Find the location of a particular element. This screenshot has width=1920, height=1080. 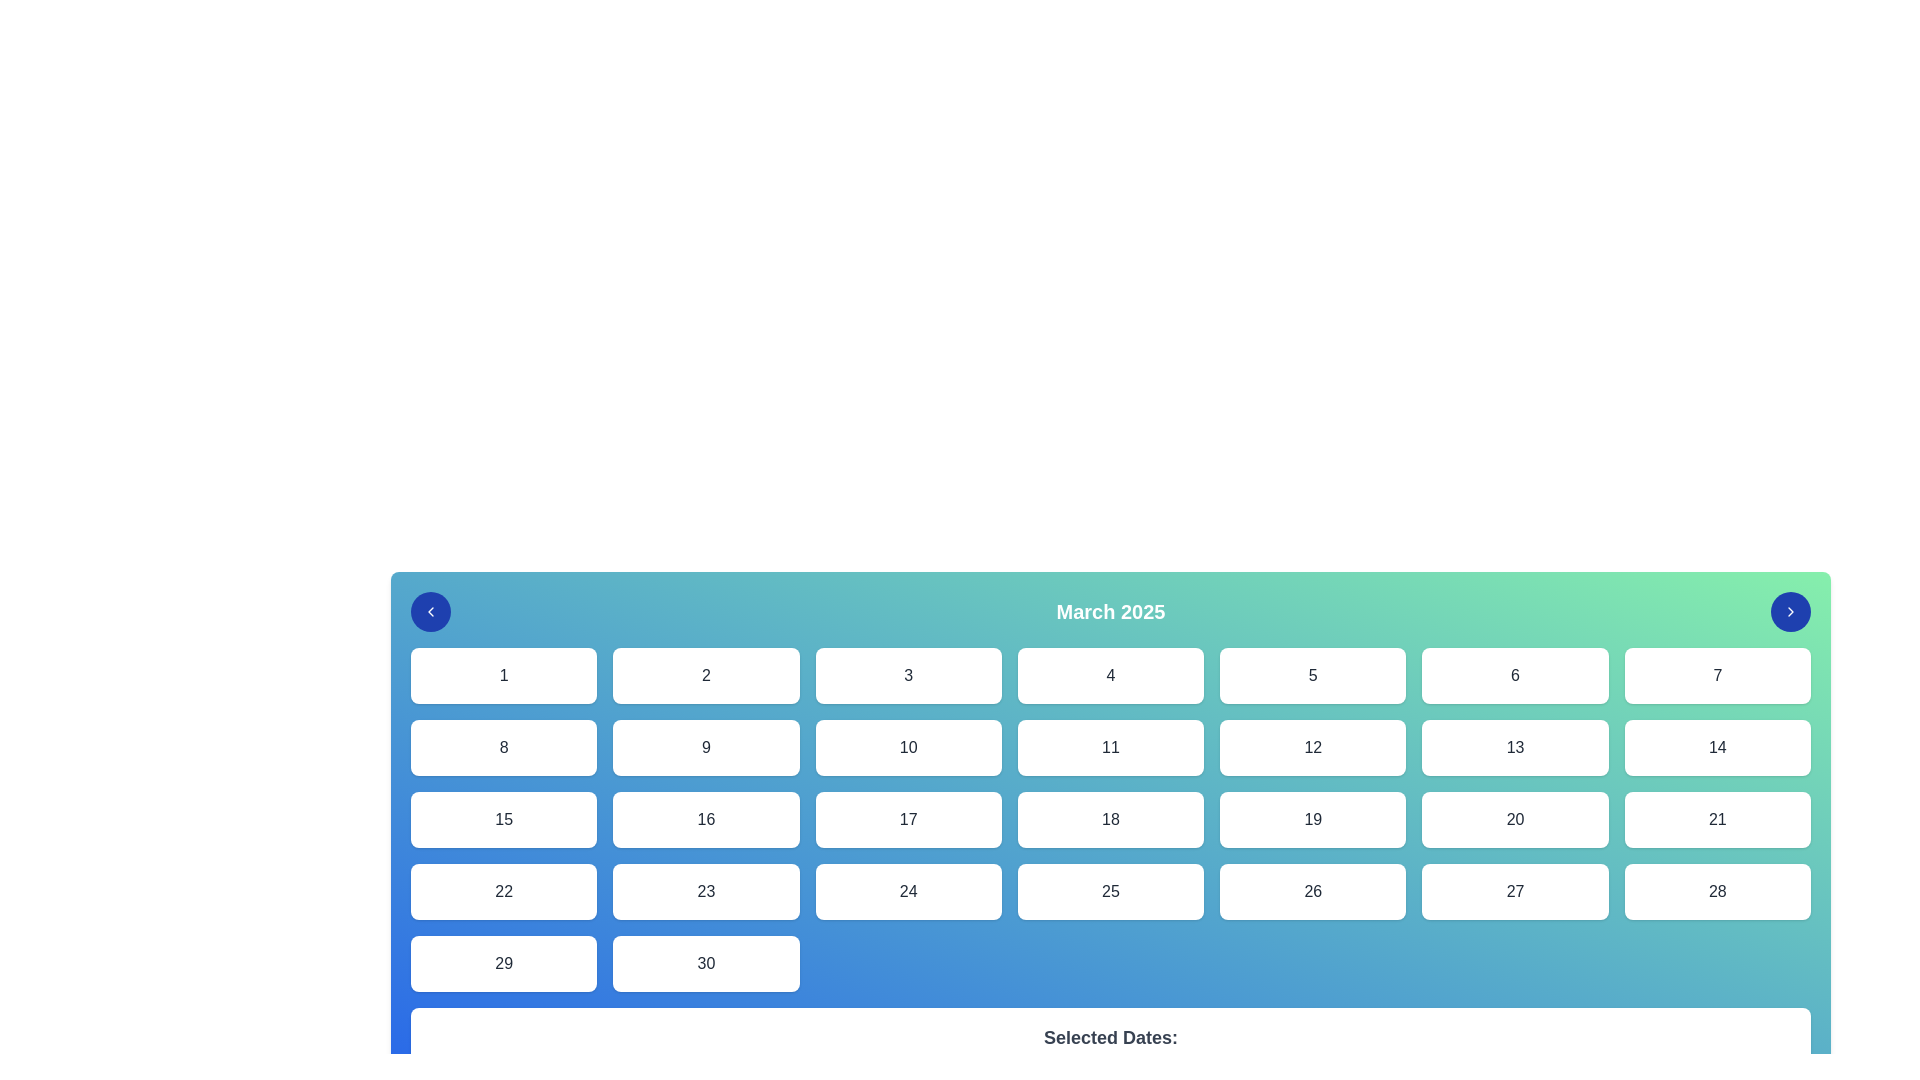

on the calendar date cell displaying the number '23', which is located in the fourth row and second column of the grid structure is located at coordinates (706, 890).